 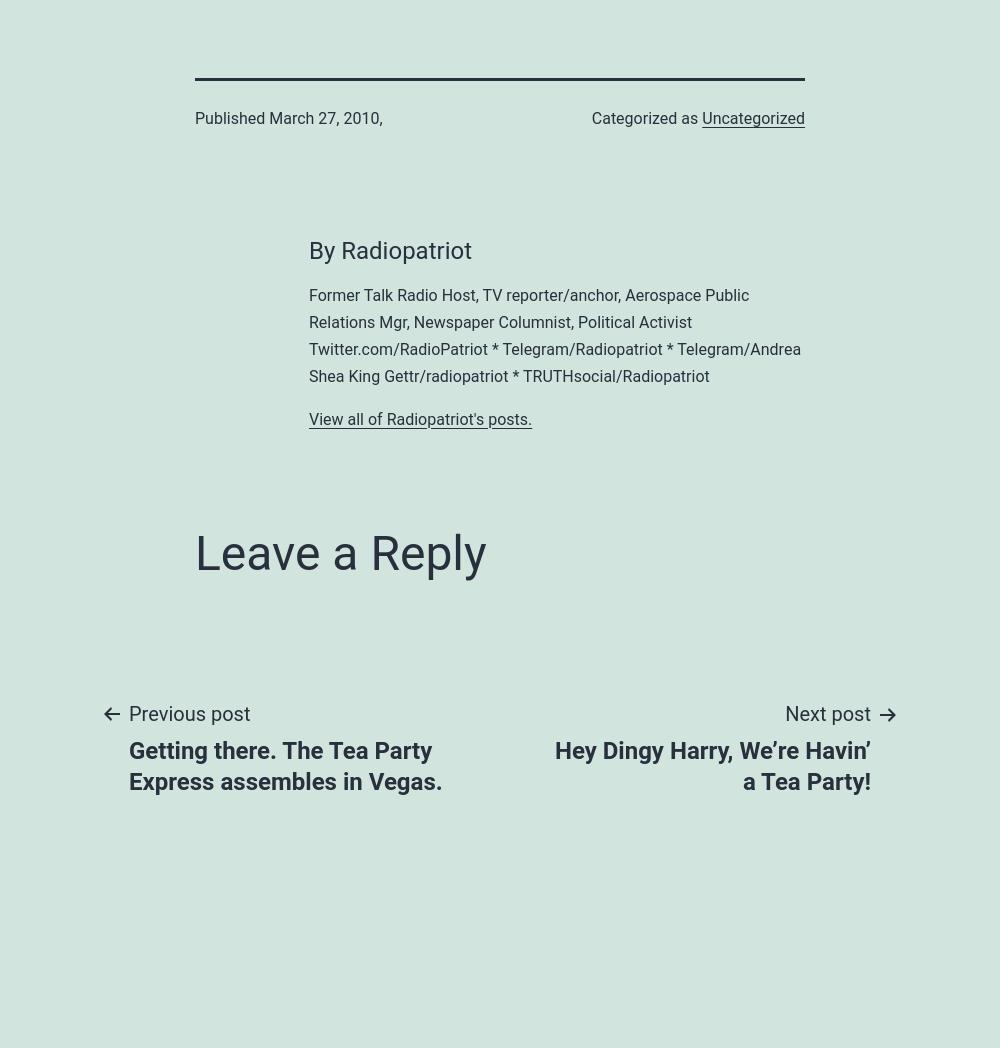 I want to click on 'Previous post', so click(x=188, y=713).